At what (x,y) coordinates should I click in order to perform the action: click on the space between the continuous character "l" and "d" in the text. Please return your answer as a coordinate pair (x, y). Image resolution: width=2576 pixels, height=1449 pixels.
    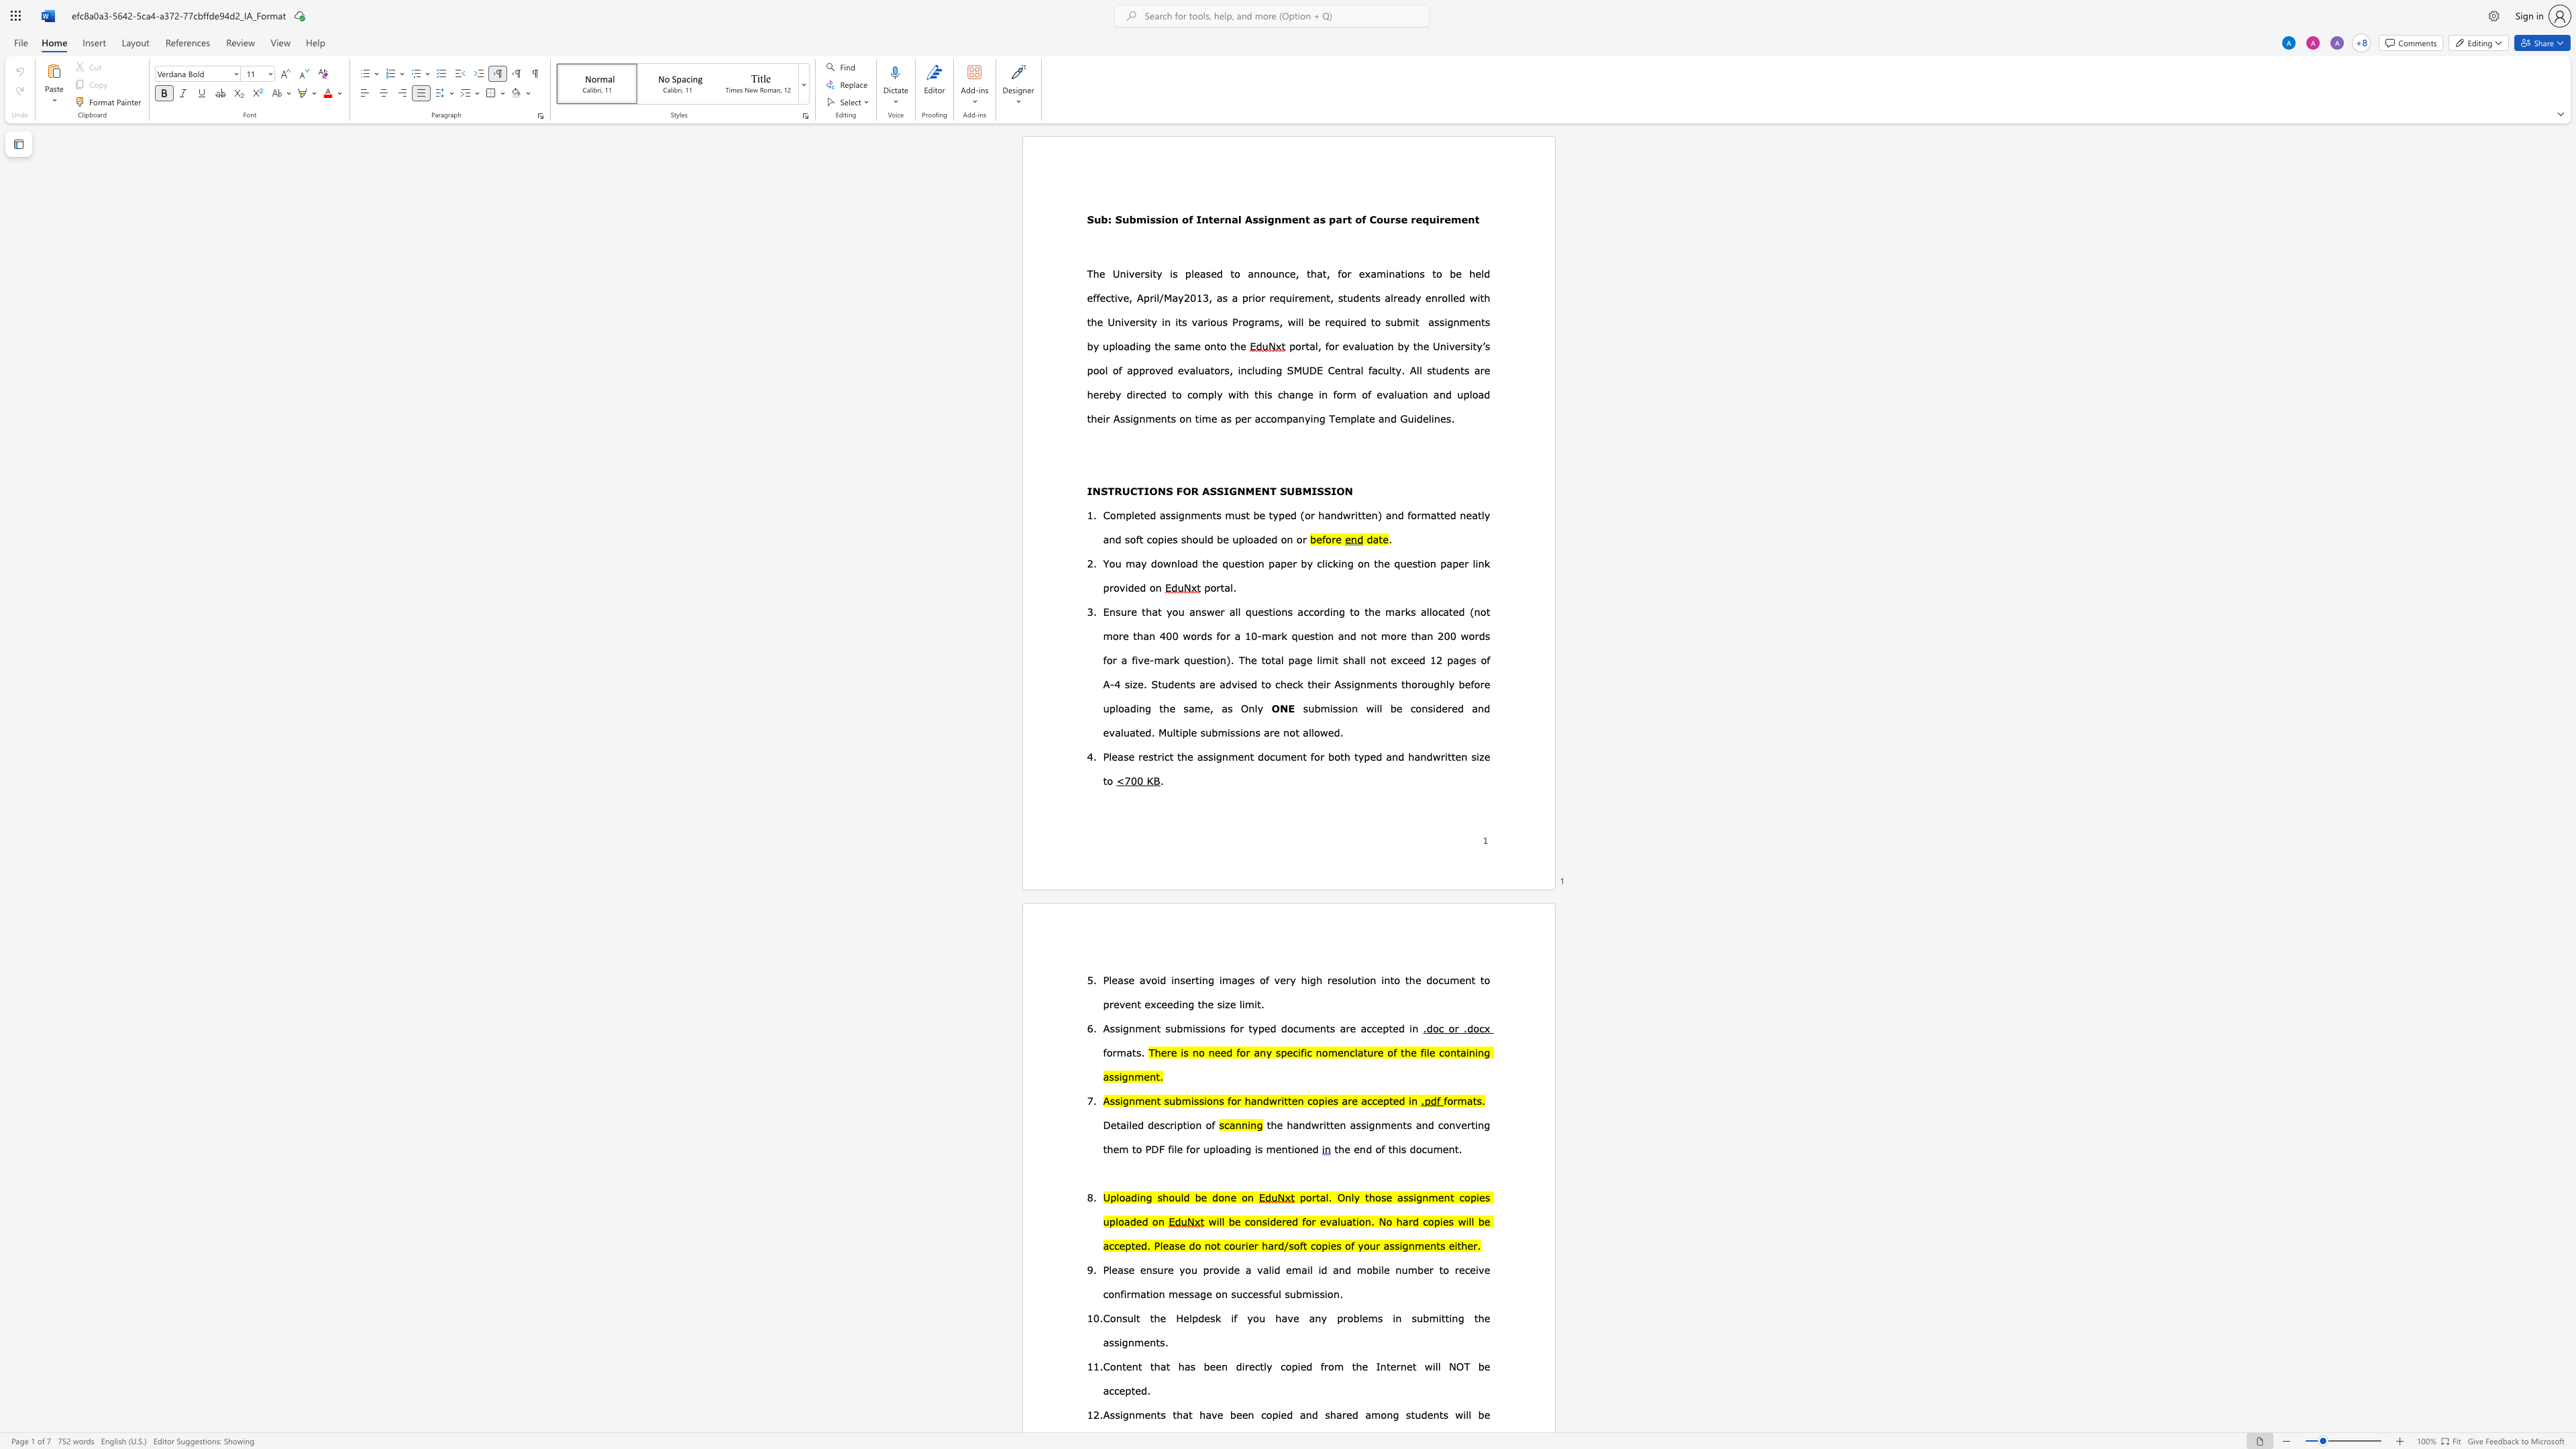
    Looking at the image, I should click on (1484, 272).